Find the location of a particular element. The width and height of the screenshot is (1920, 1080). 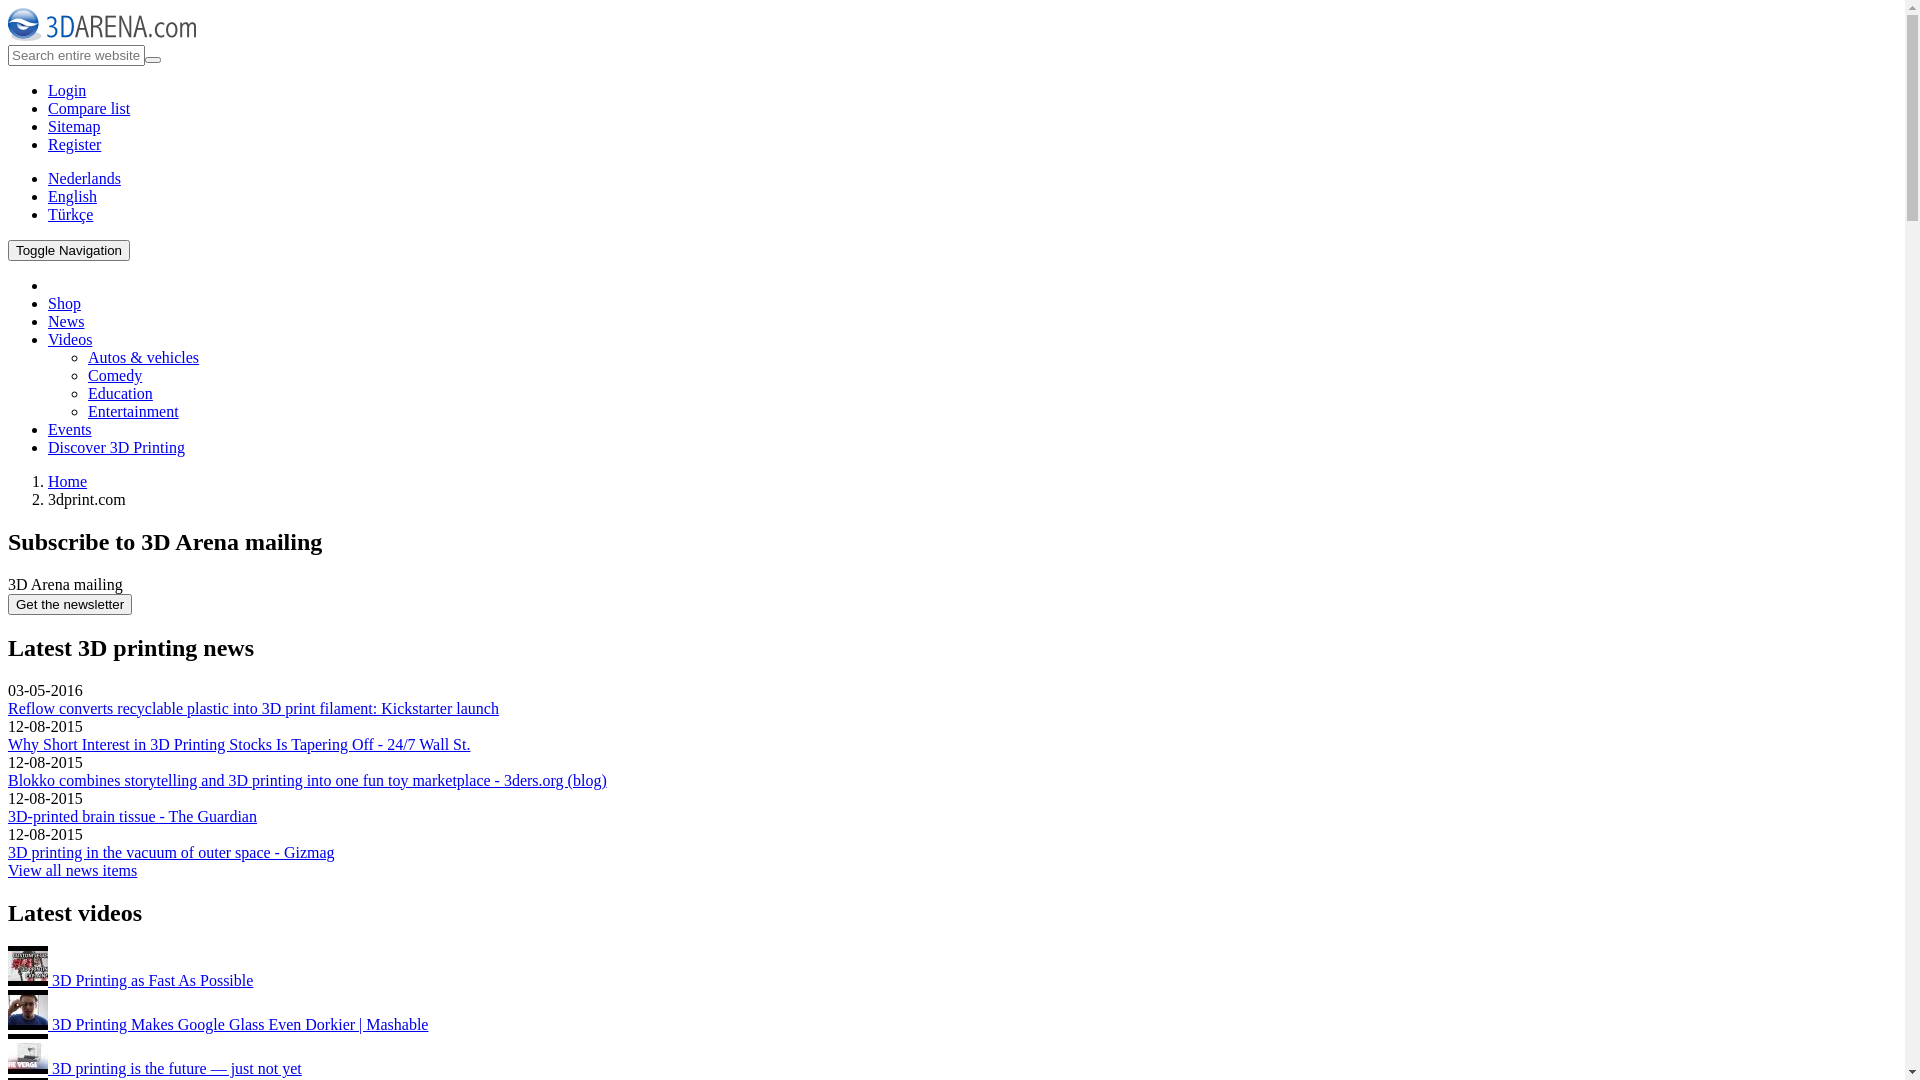

'Nederlands' is located at coordinates (83, 177).